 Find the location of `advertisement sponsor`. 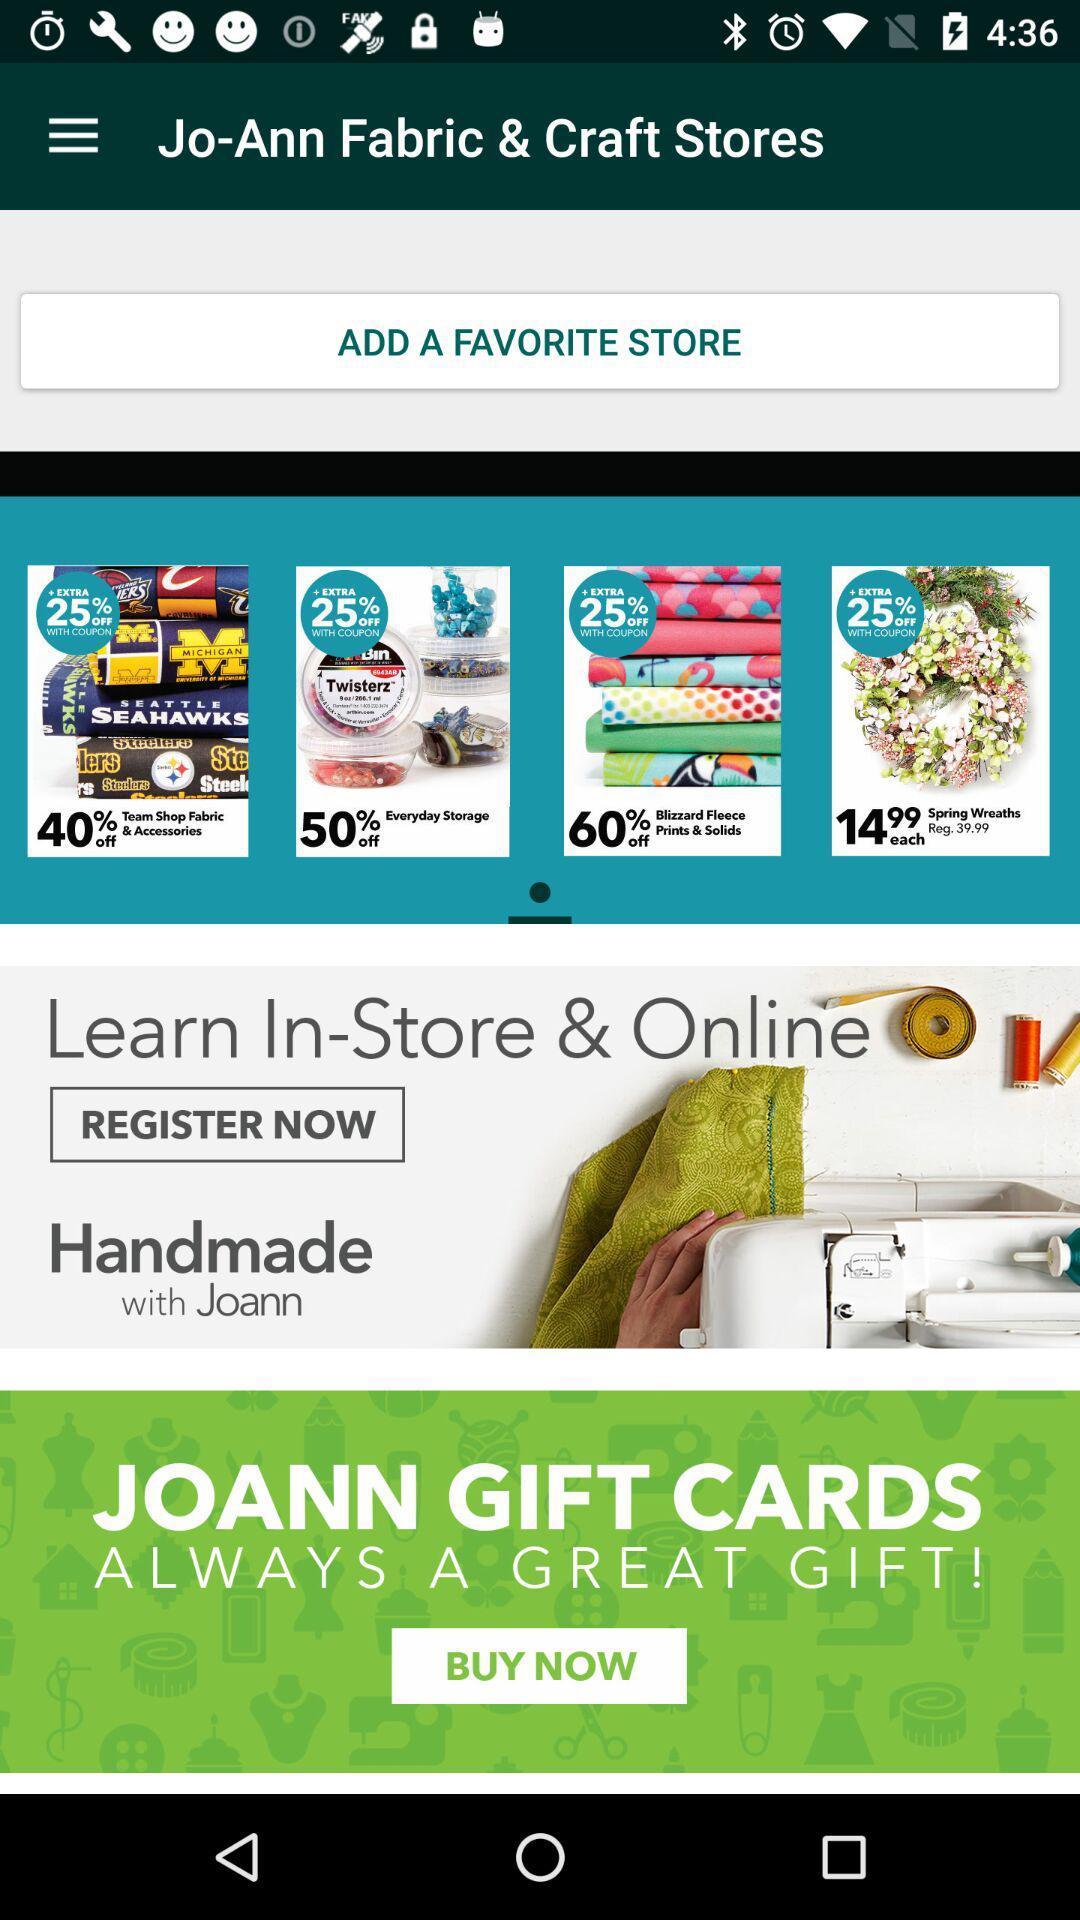

advertisement sponsor is located at coordinates (540, 1580).